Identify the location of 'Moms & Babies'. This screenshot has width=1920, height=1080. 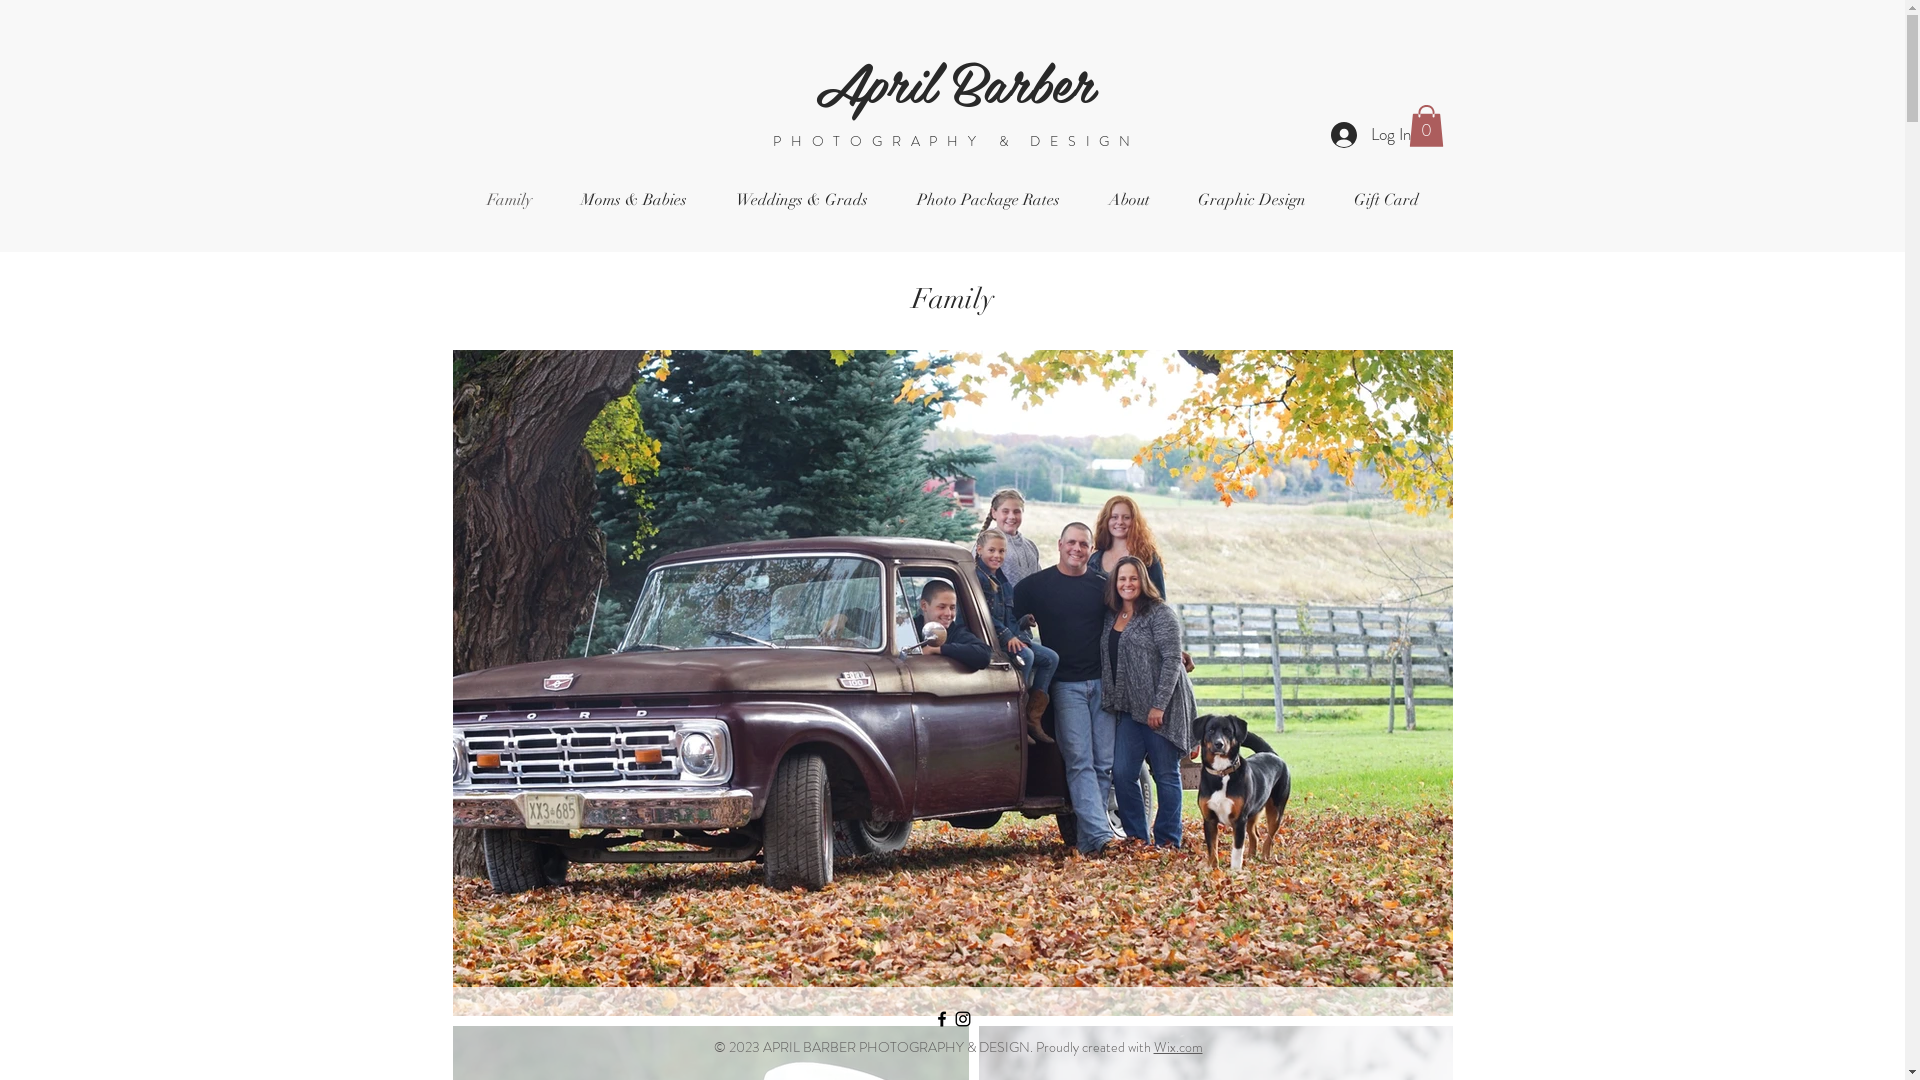
(556, 200).